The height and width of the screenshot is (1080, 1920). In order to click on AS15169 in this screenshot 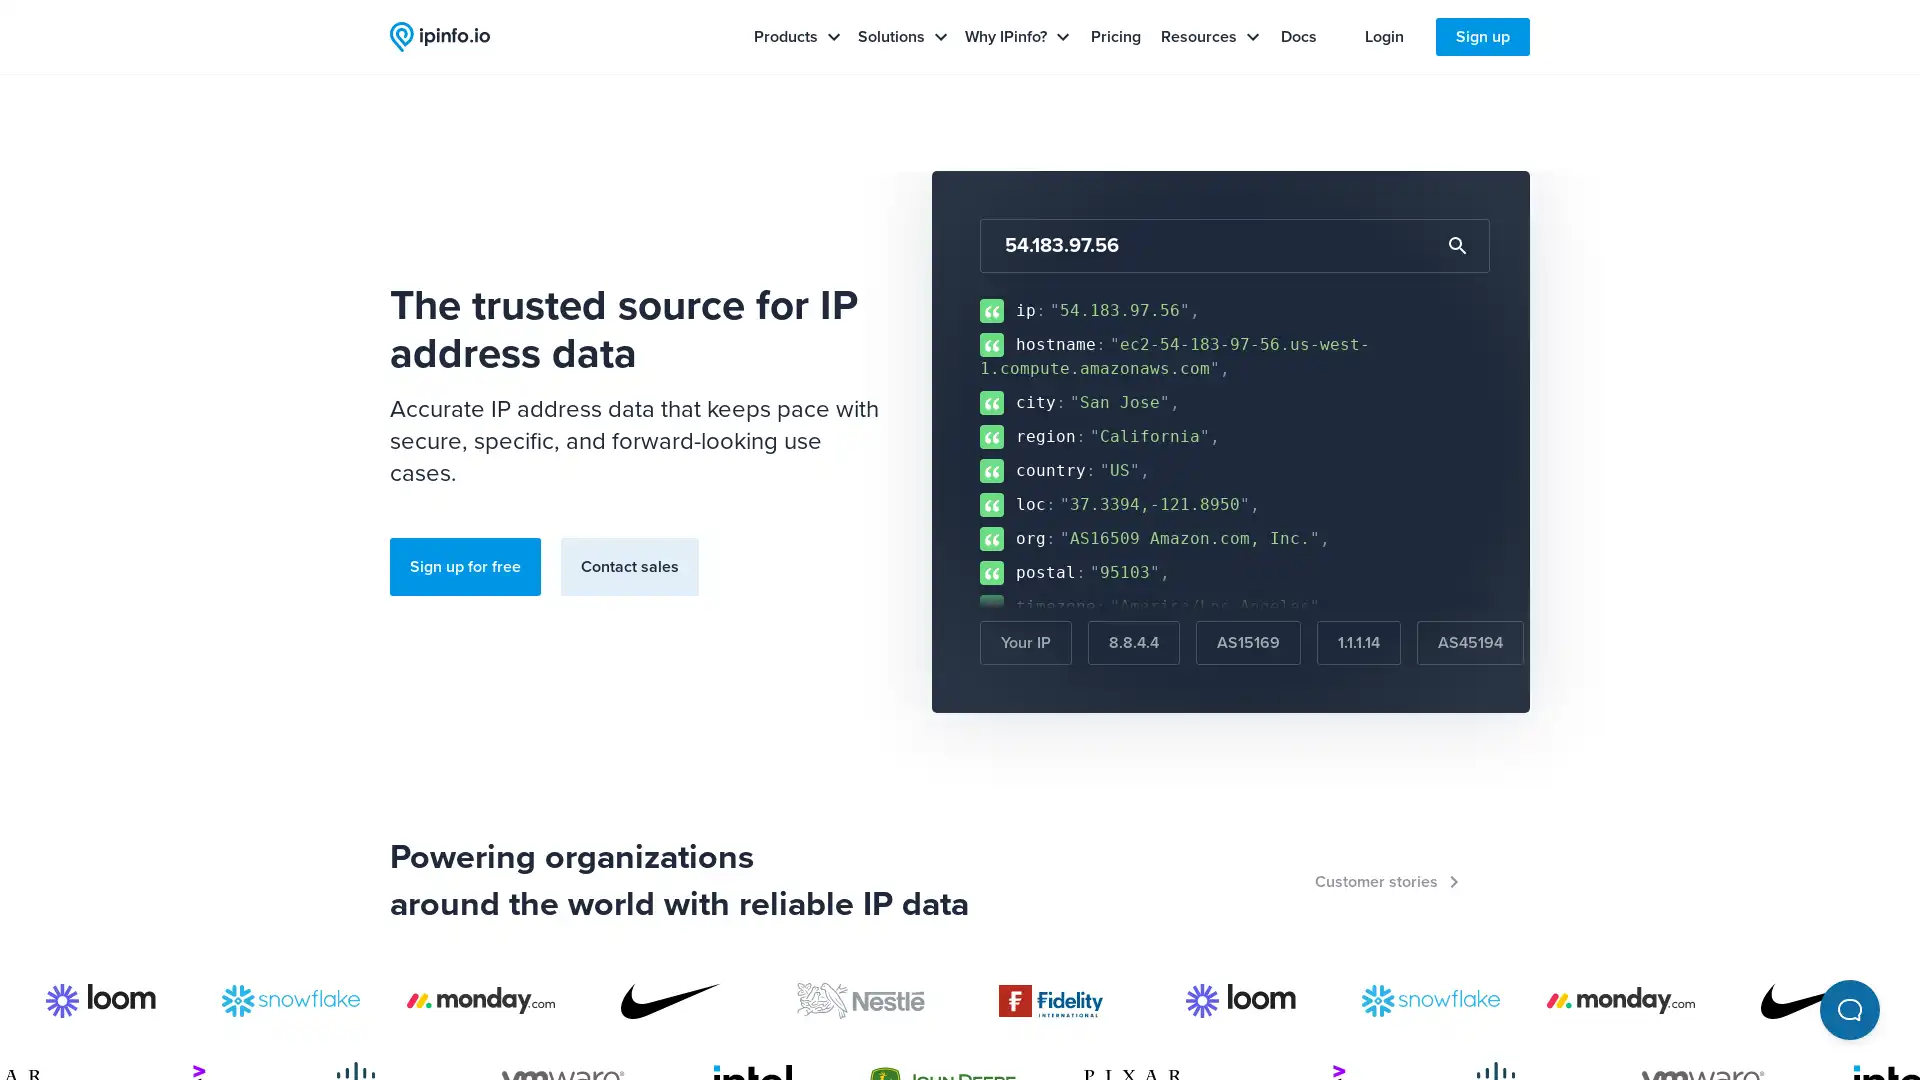, I will do `click(1247, 643)`.